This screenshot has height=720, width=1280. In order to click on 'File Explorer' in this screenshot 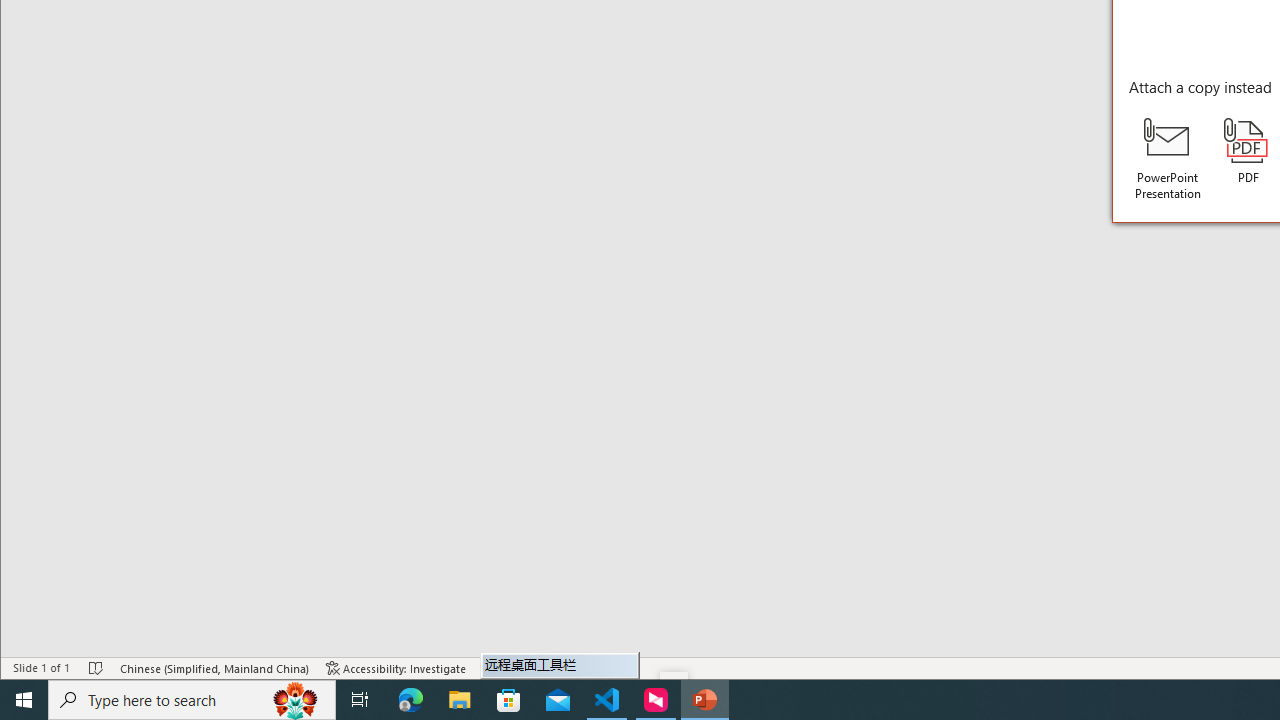, I will do `click(459, 698)`.